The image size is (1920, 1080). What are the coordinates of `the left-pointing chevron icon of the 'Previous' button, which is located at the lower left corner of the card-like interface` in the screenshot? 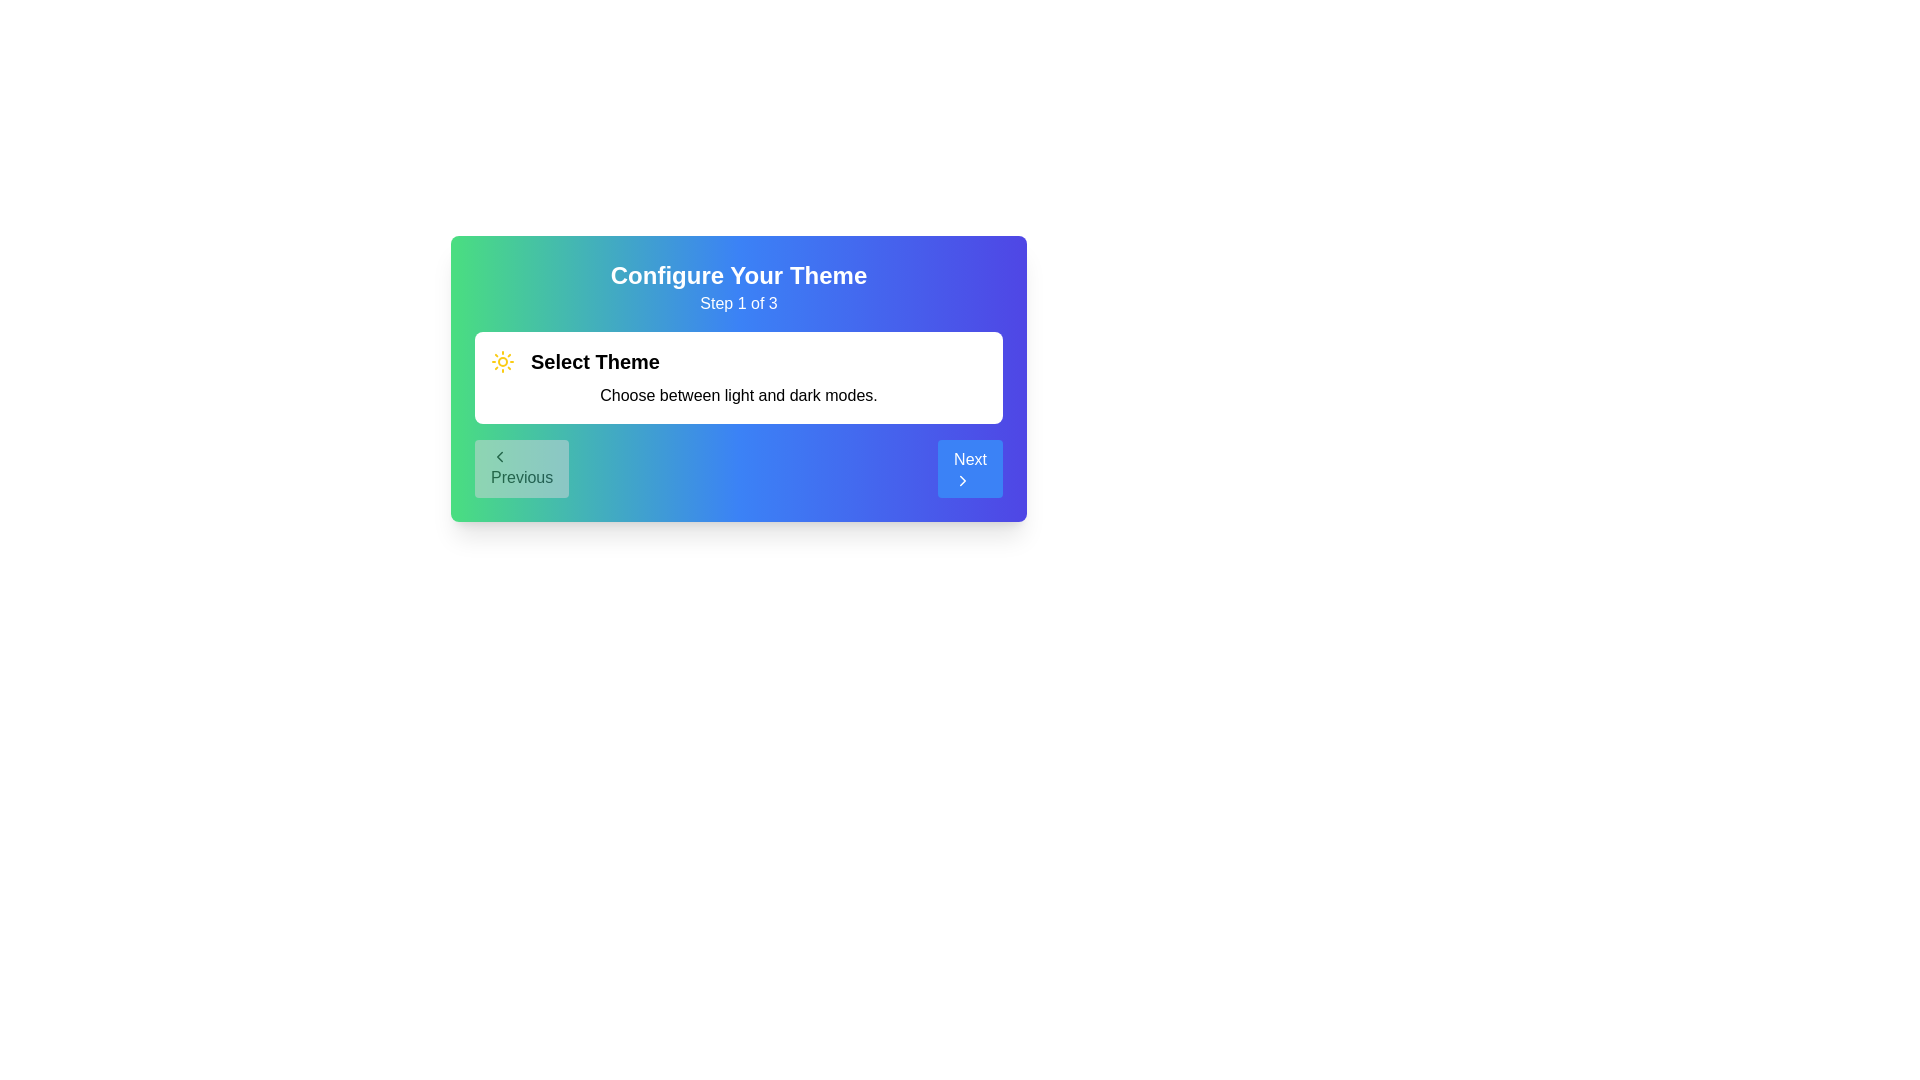 It's located at (499, 456).